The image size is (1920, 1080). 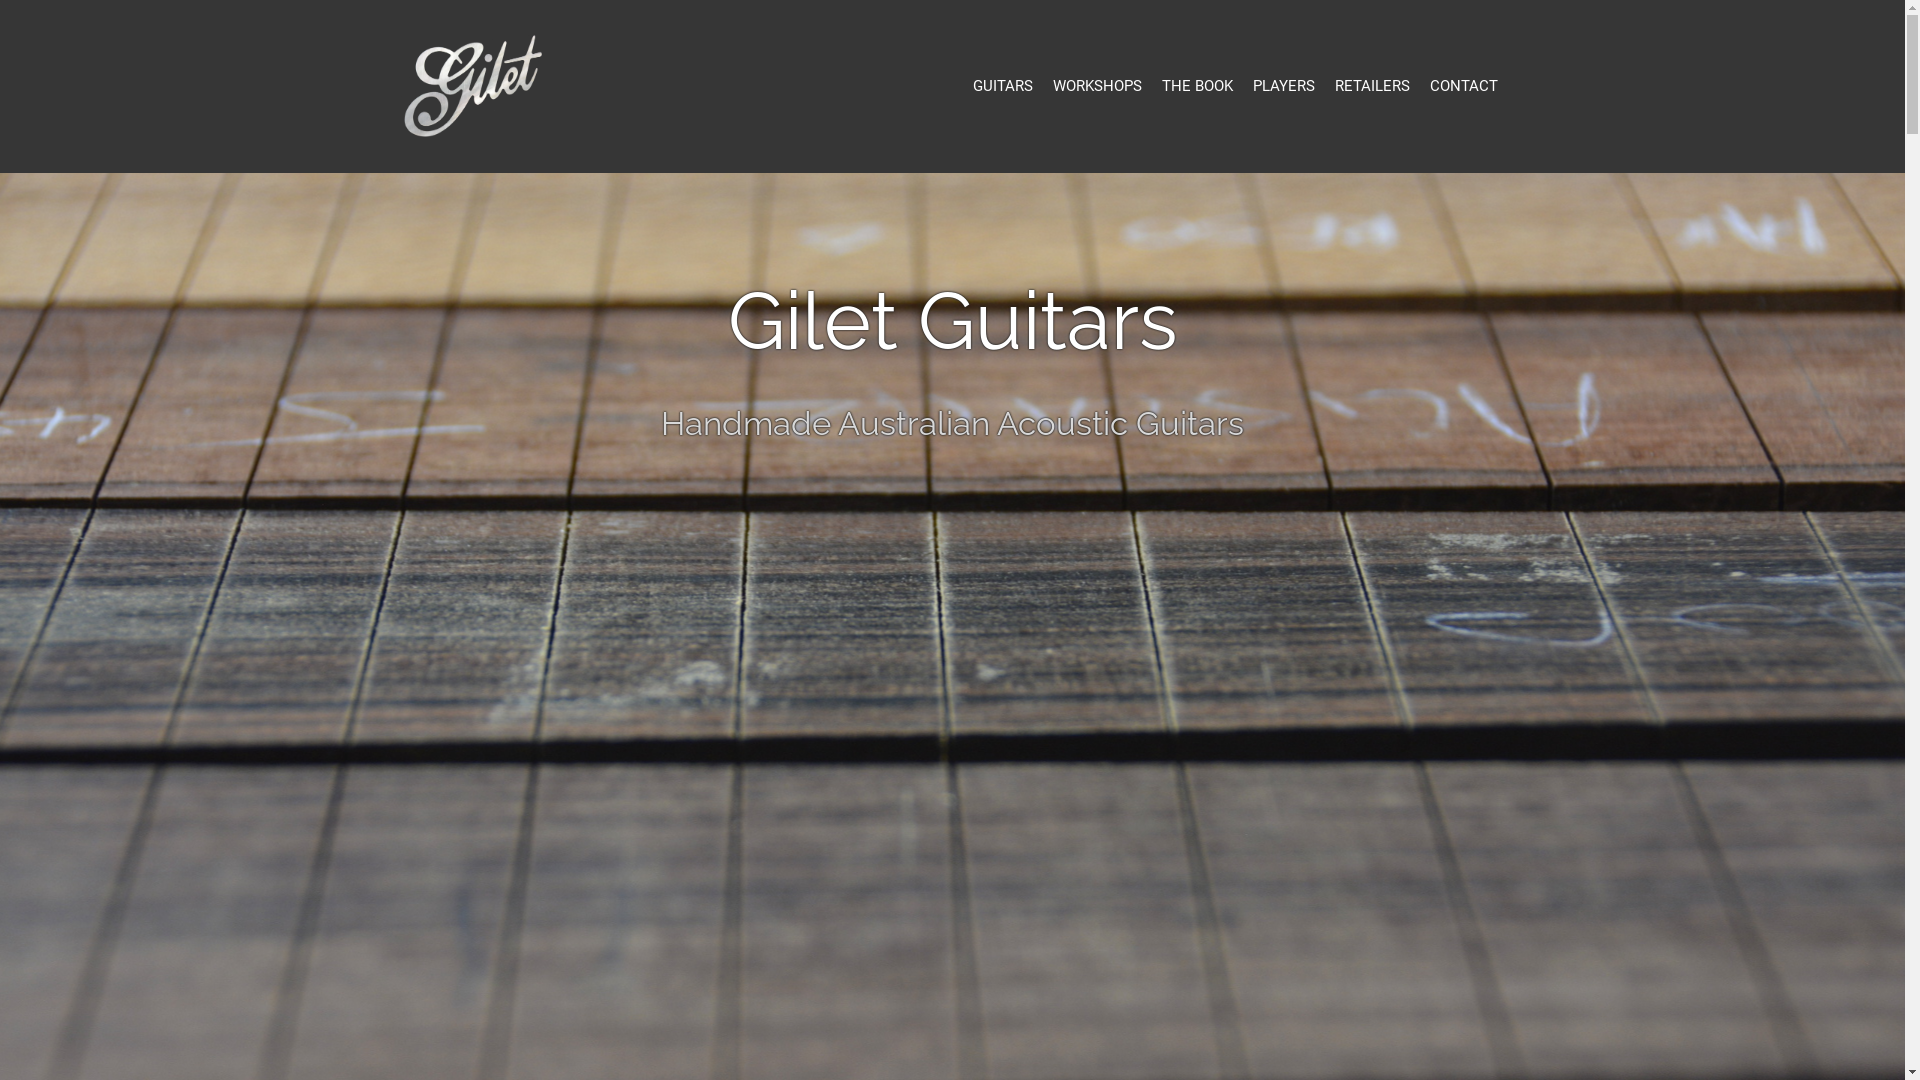 I want to click on 'THE BOOK', so click(x=1197, y=85).